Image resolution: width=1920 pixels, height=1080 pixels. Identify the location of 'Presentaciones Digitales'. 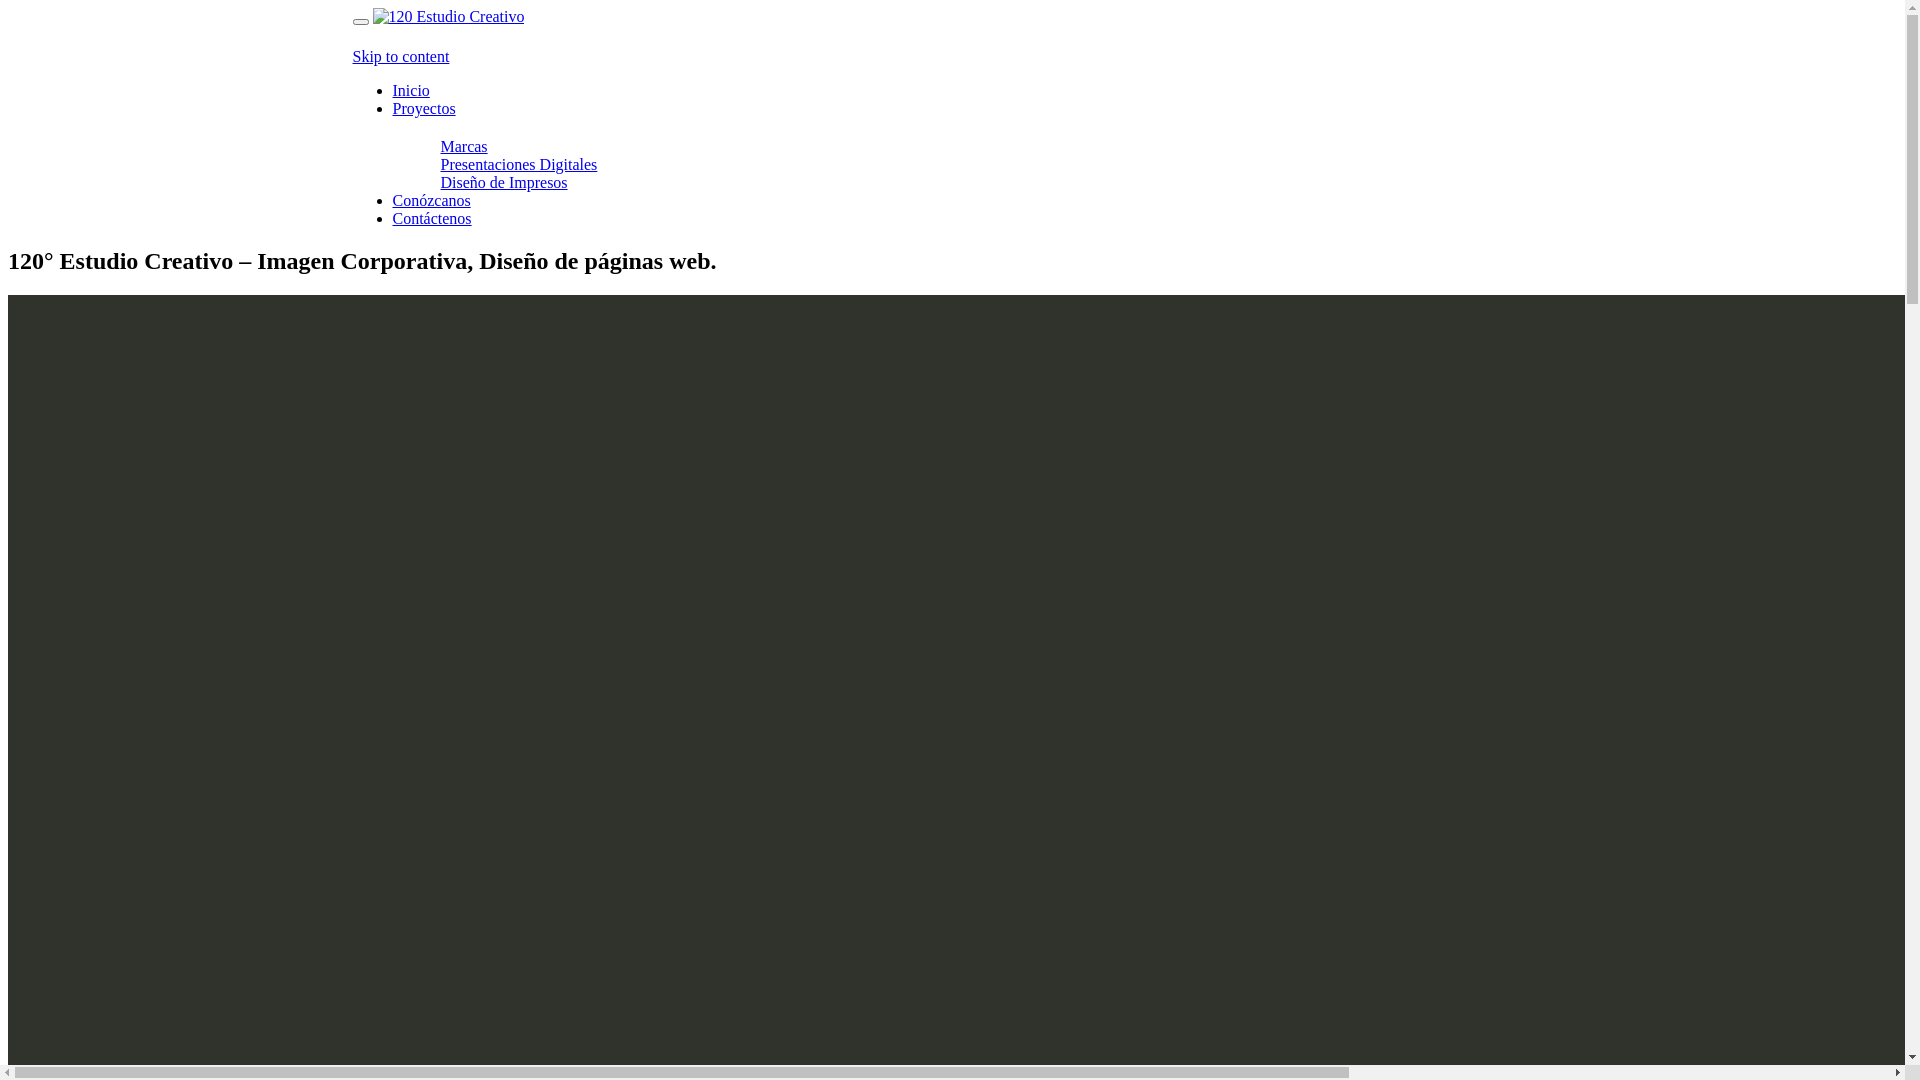
(392, 163).